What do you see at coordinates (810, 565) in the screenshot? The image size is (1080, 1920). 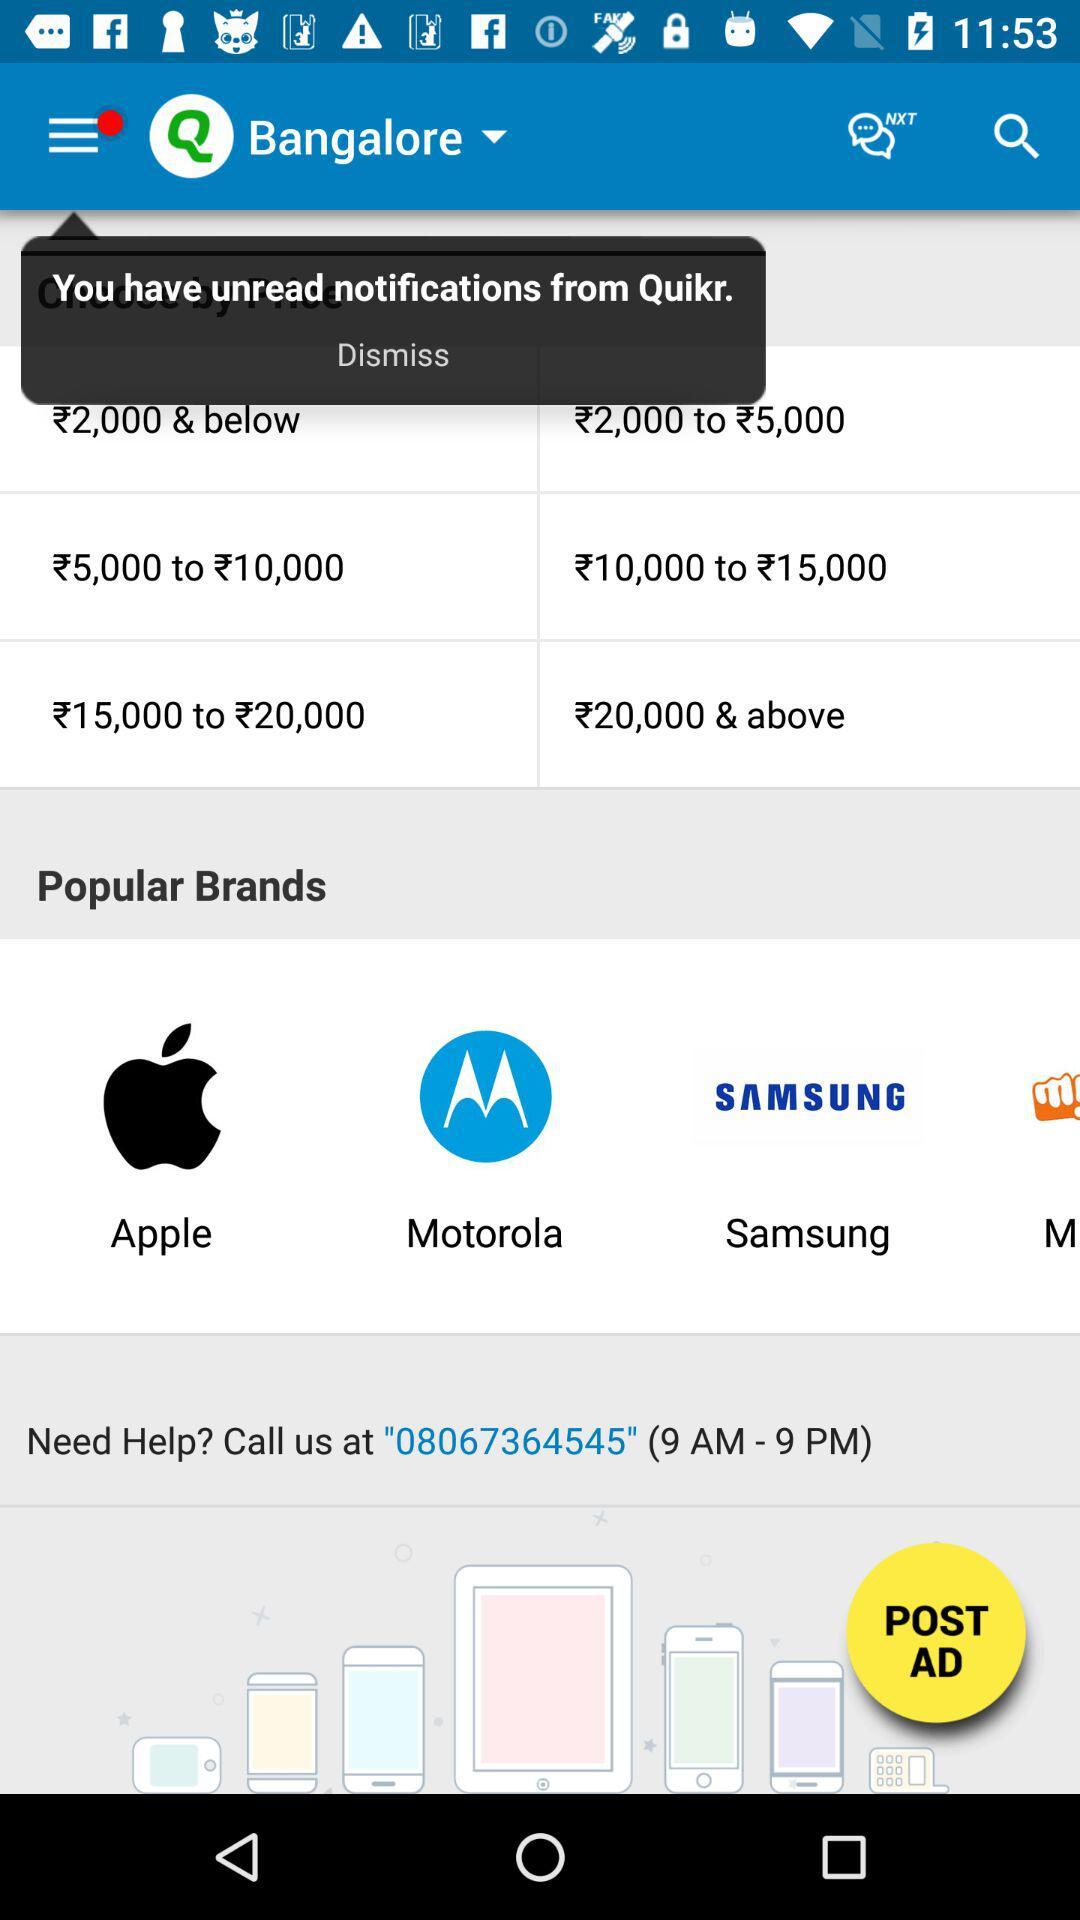 I see `the text which is immediately above 20000  above` at bounding box center [810, 565].